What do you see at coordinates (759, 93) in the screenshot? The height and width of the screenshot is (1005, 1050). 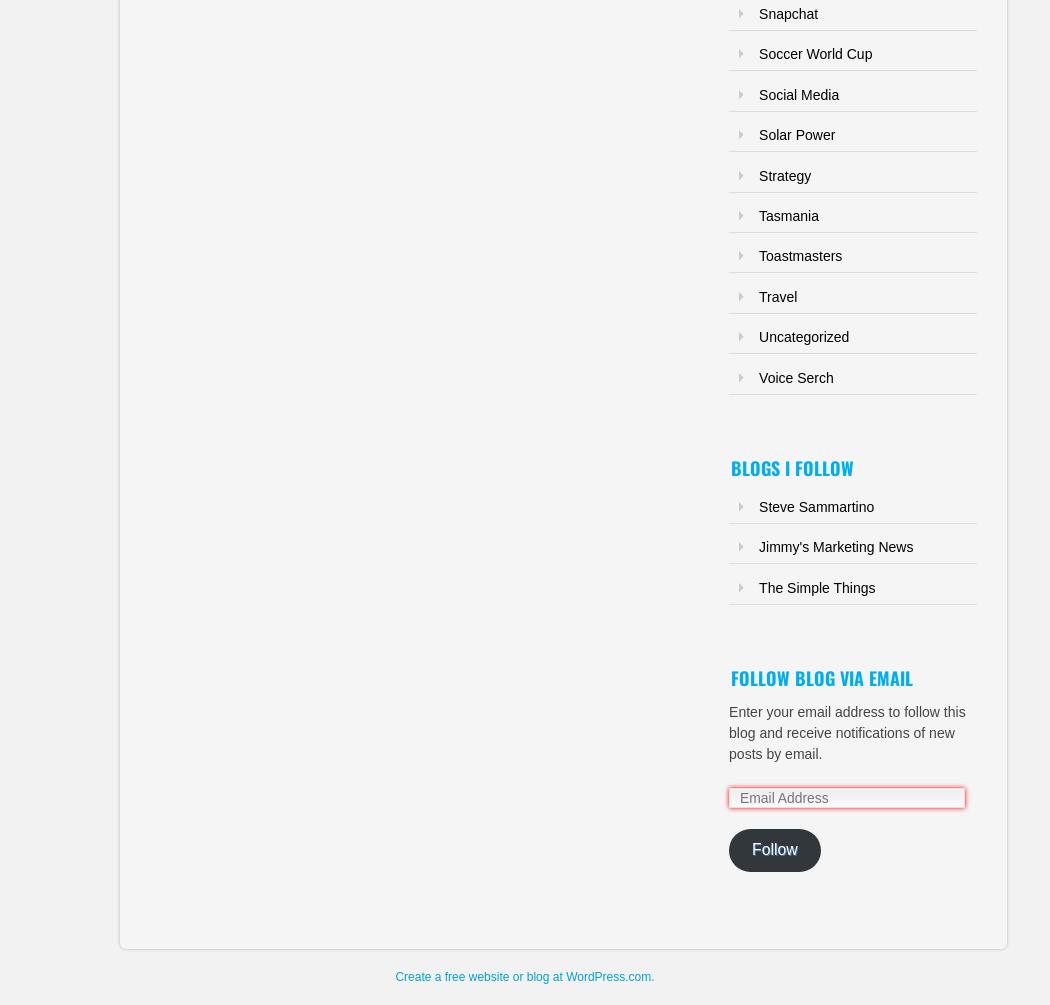 I see `'Social Media'` at bounding box center [759, 93].